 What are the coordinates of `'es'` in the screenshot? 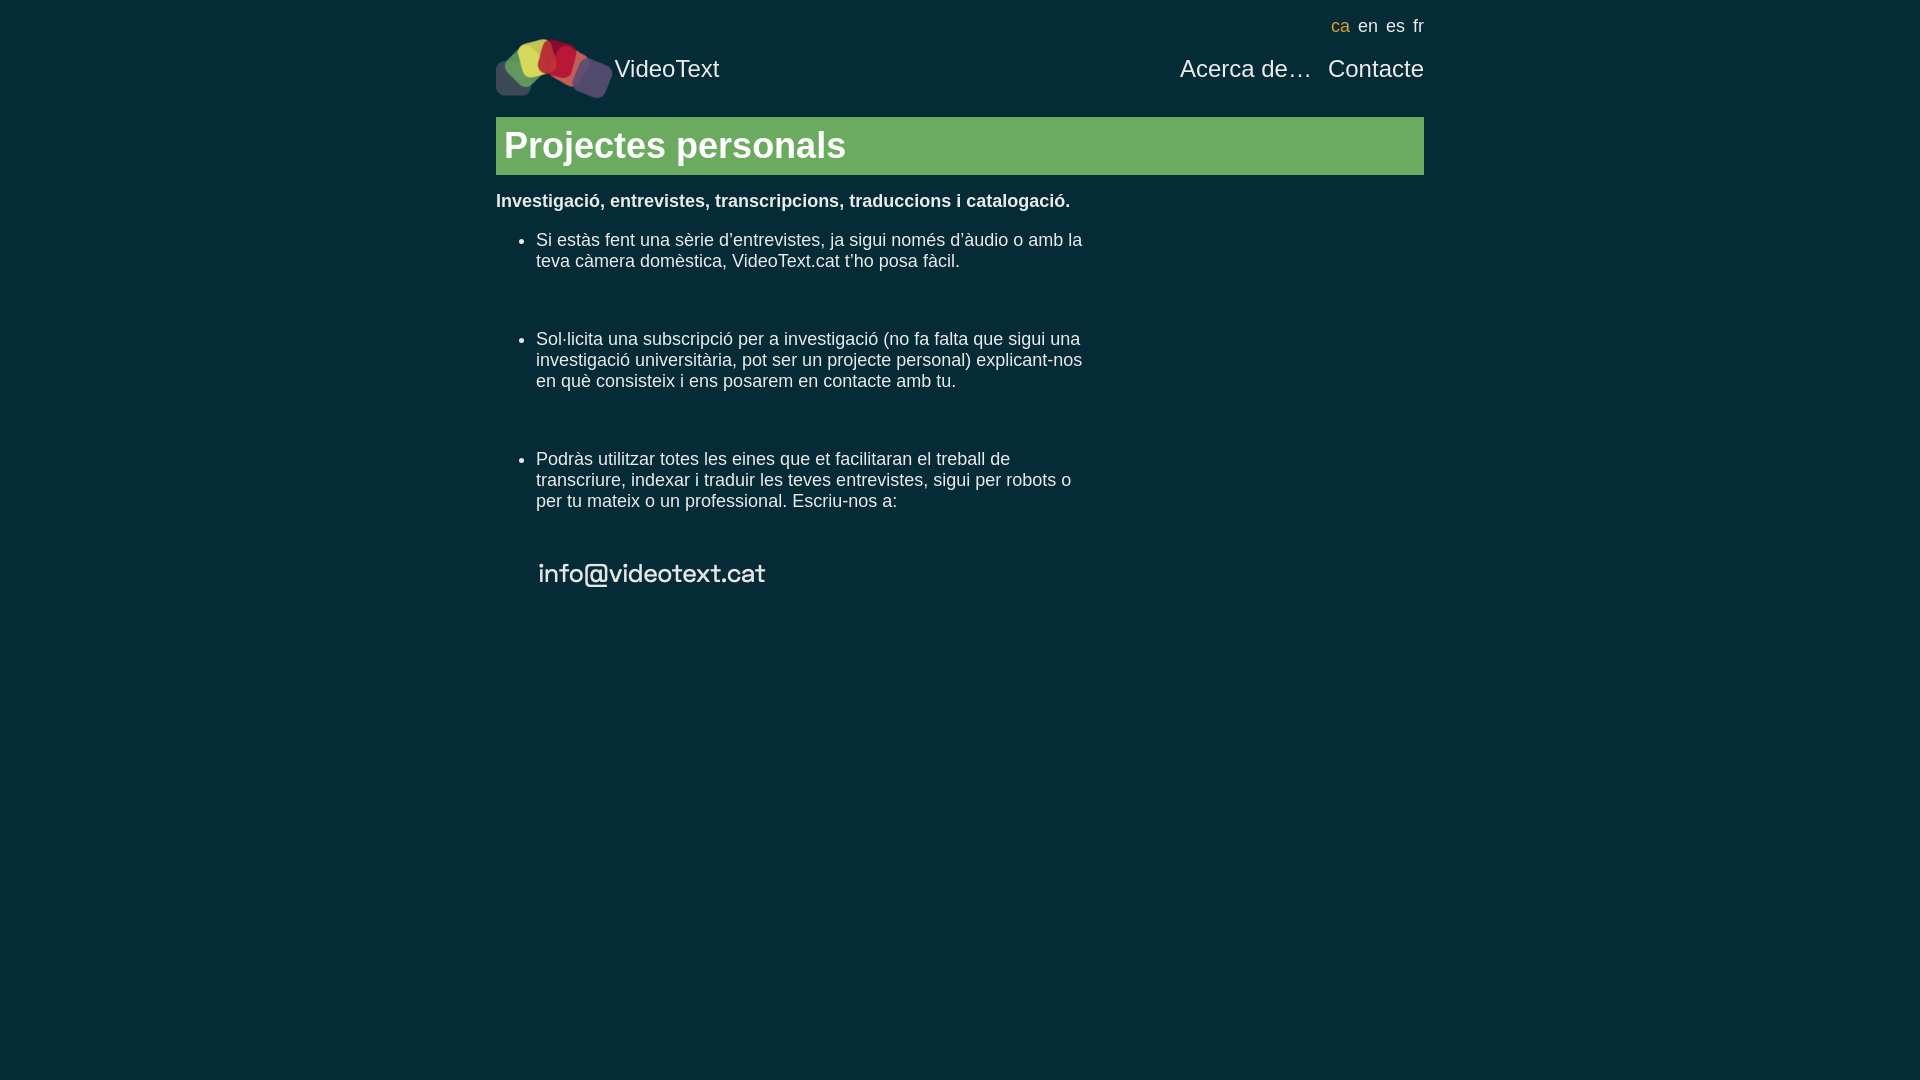 It's located at (1385, 26).